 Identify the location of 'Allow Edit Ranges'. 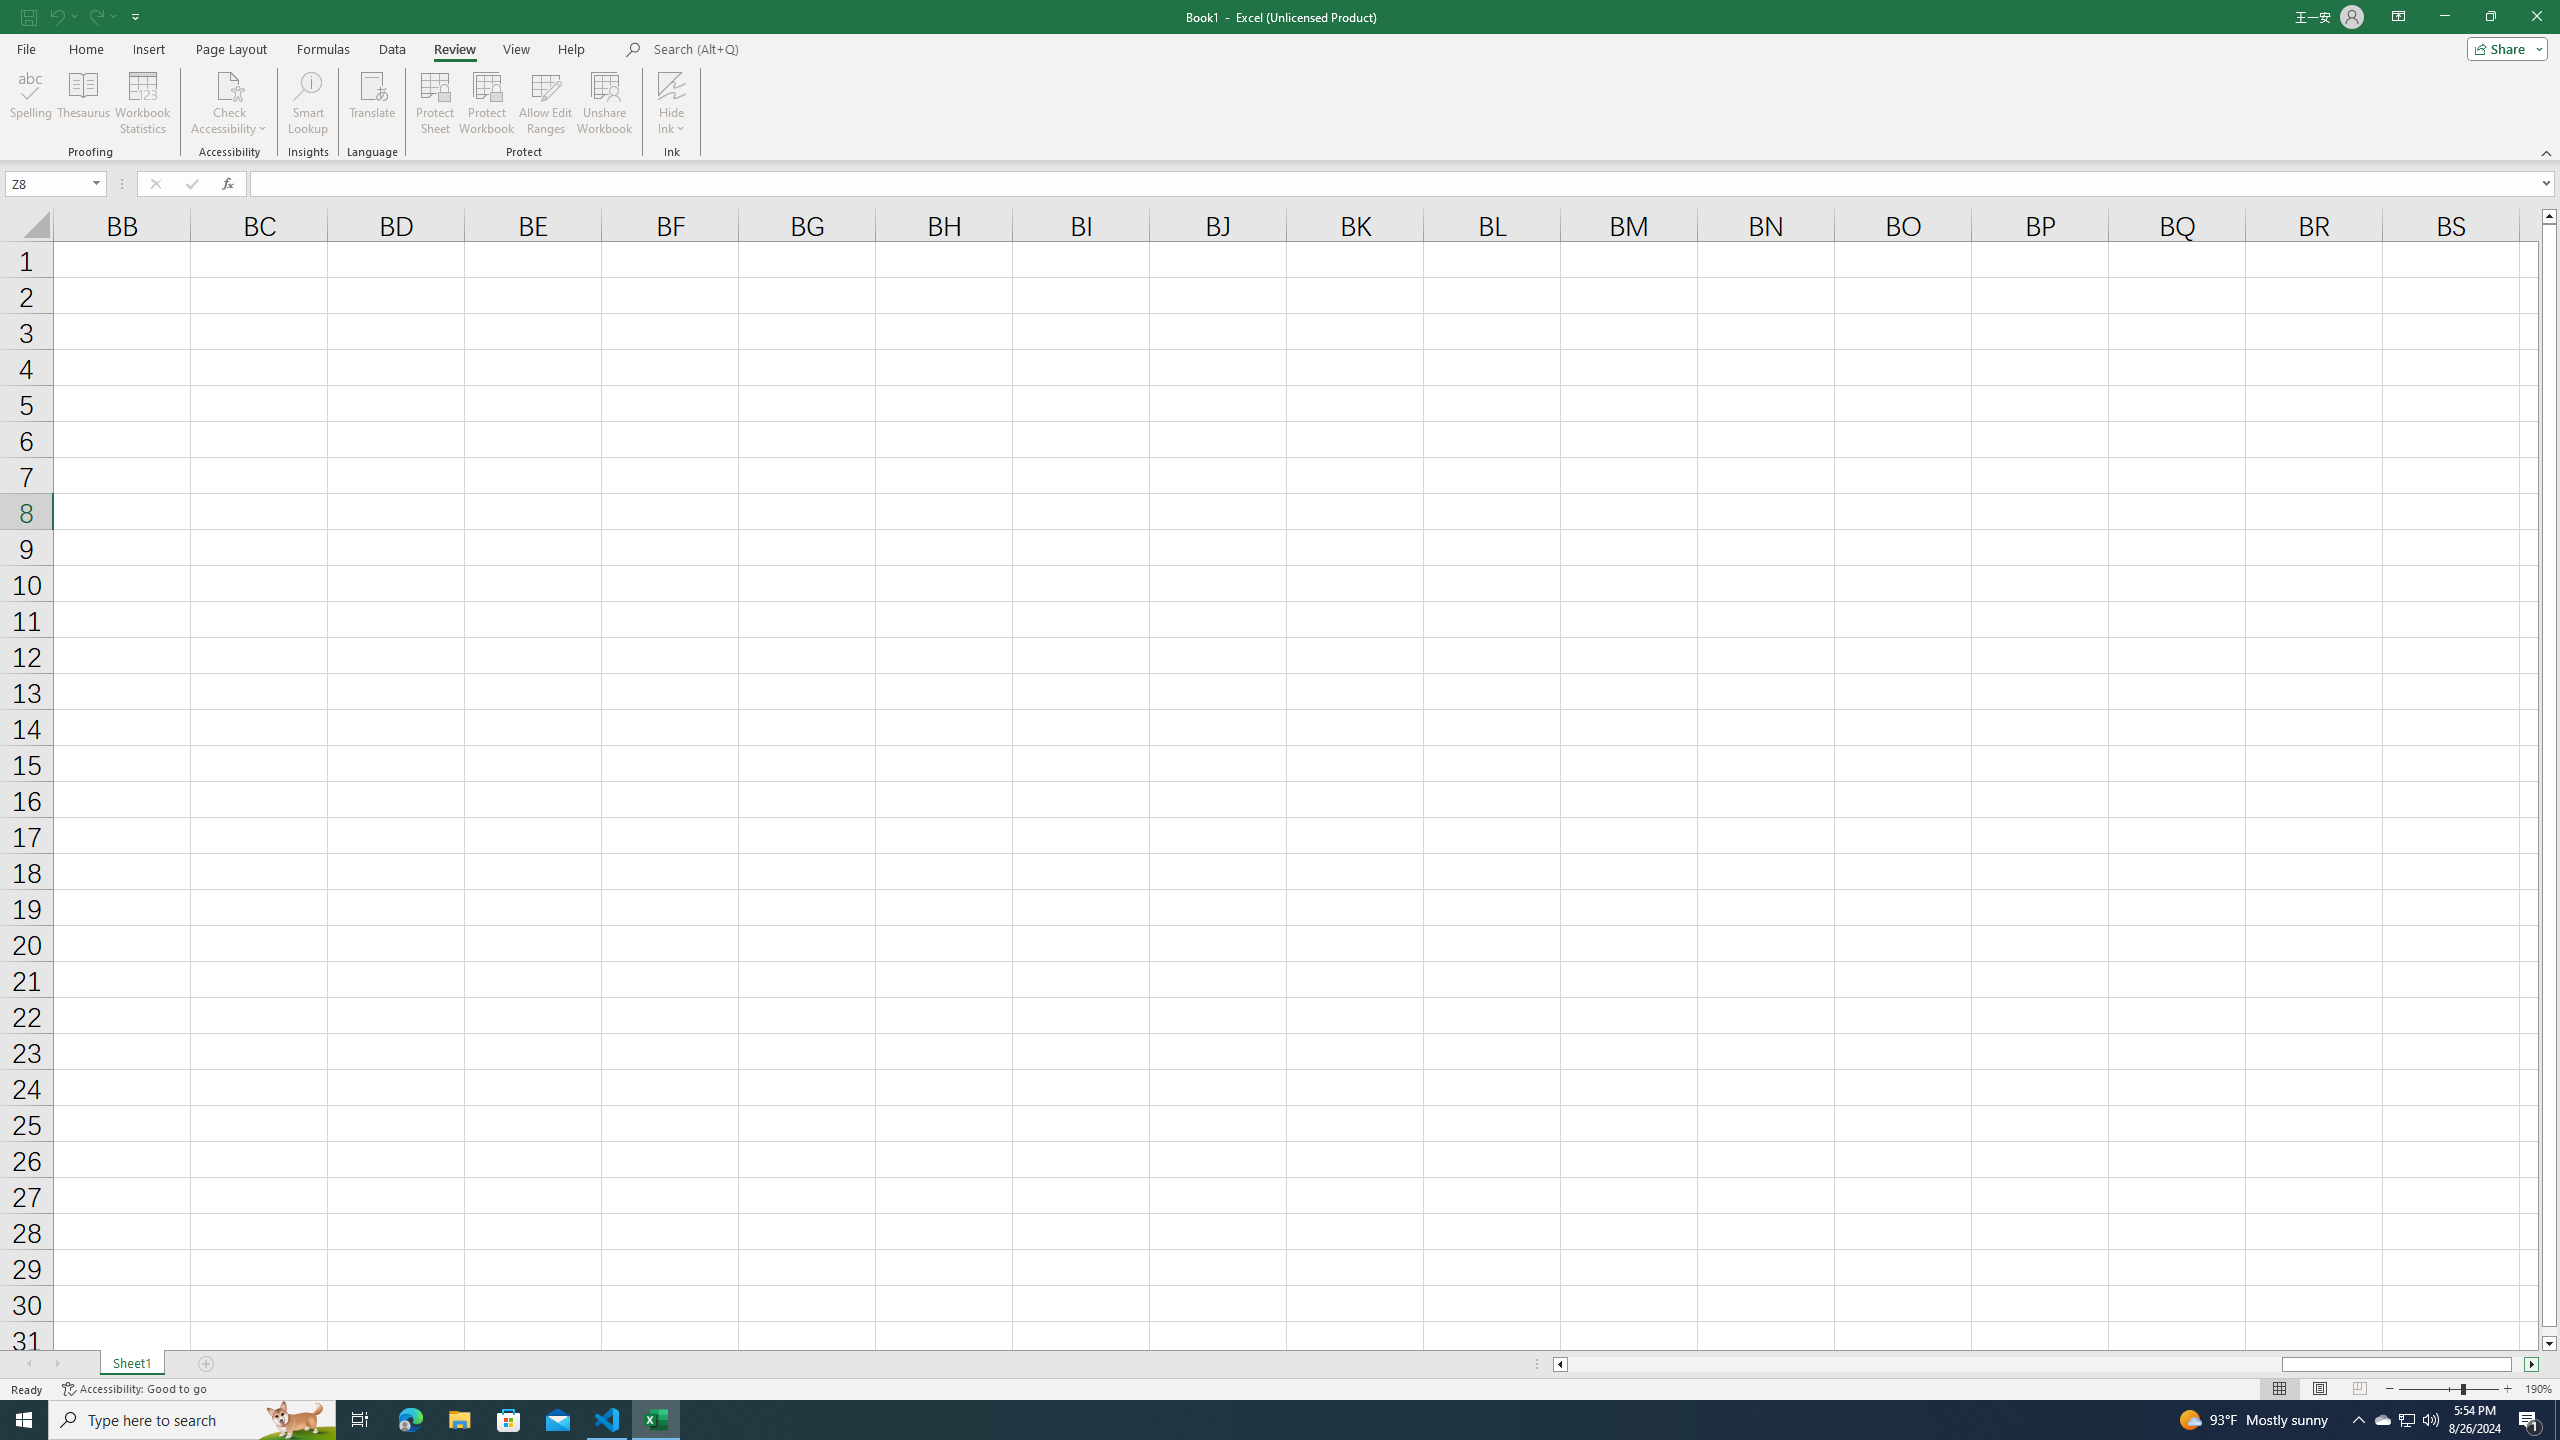
(546, 103).